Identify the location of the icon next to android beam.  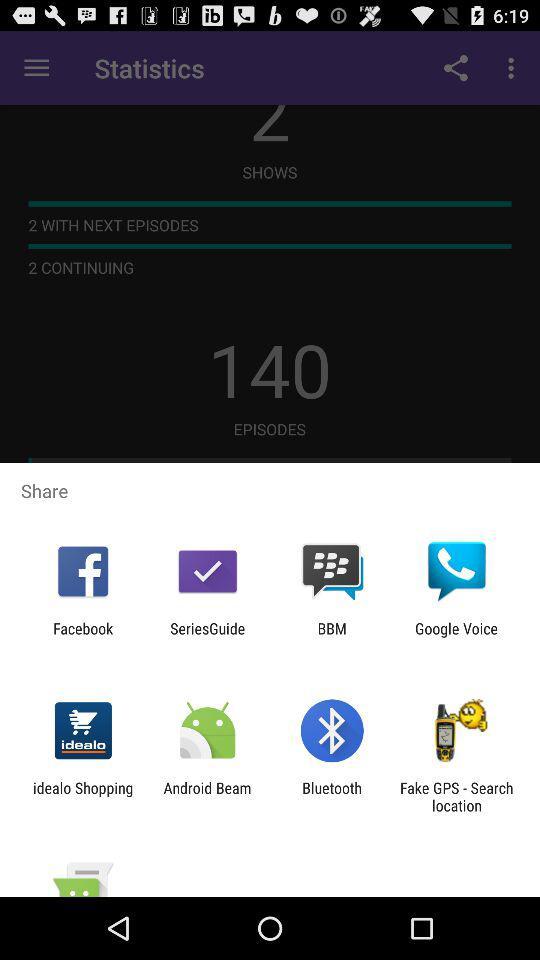
(332, 796).